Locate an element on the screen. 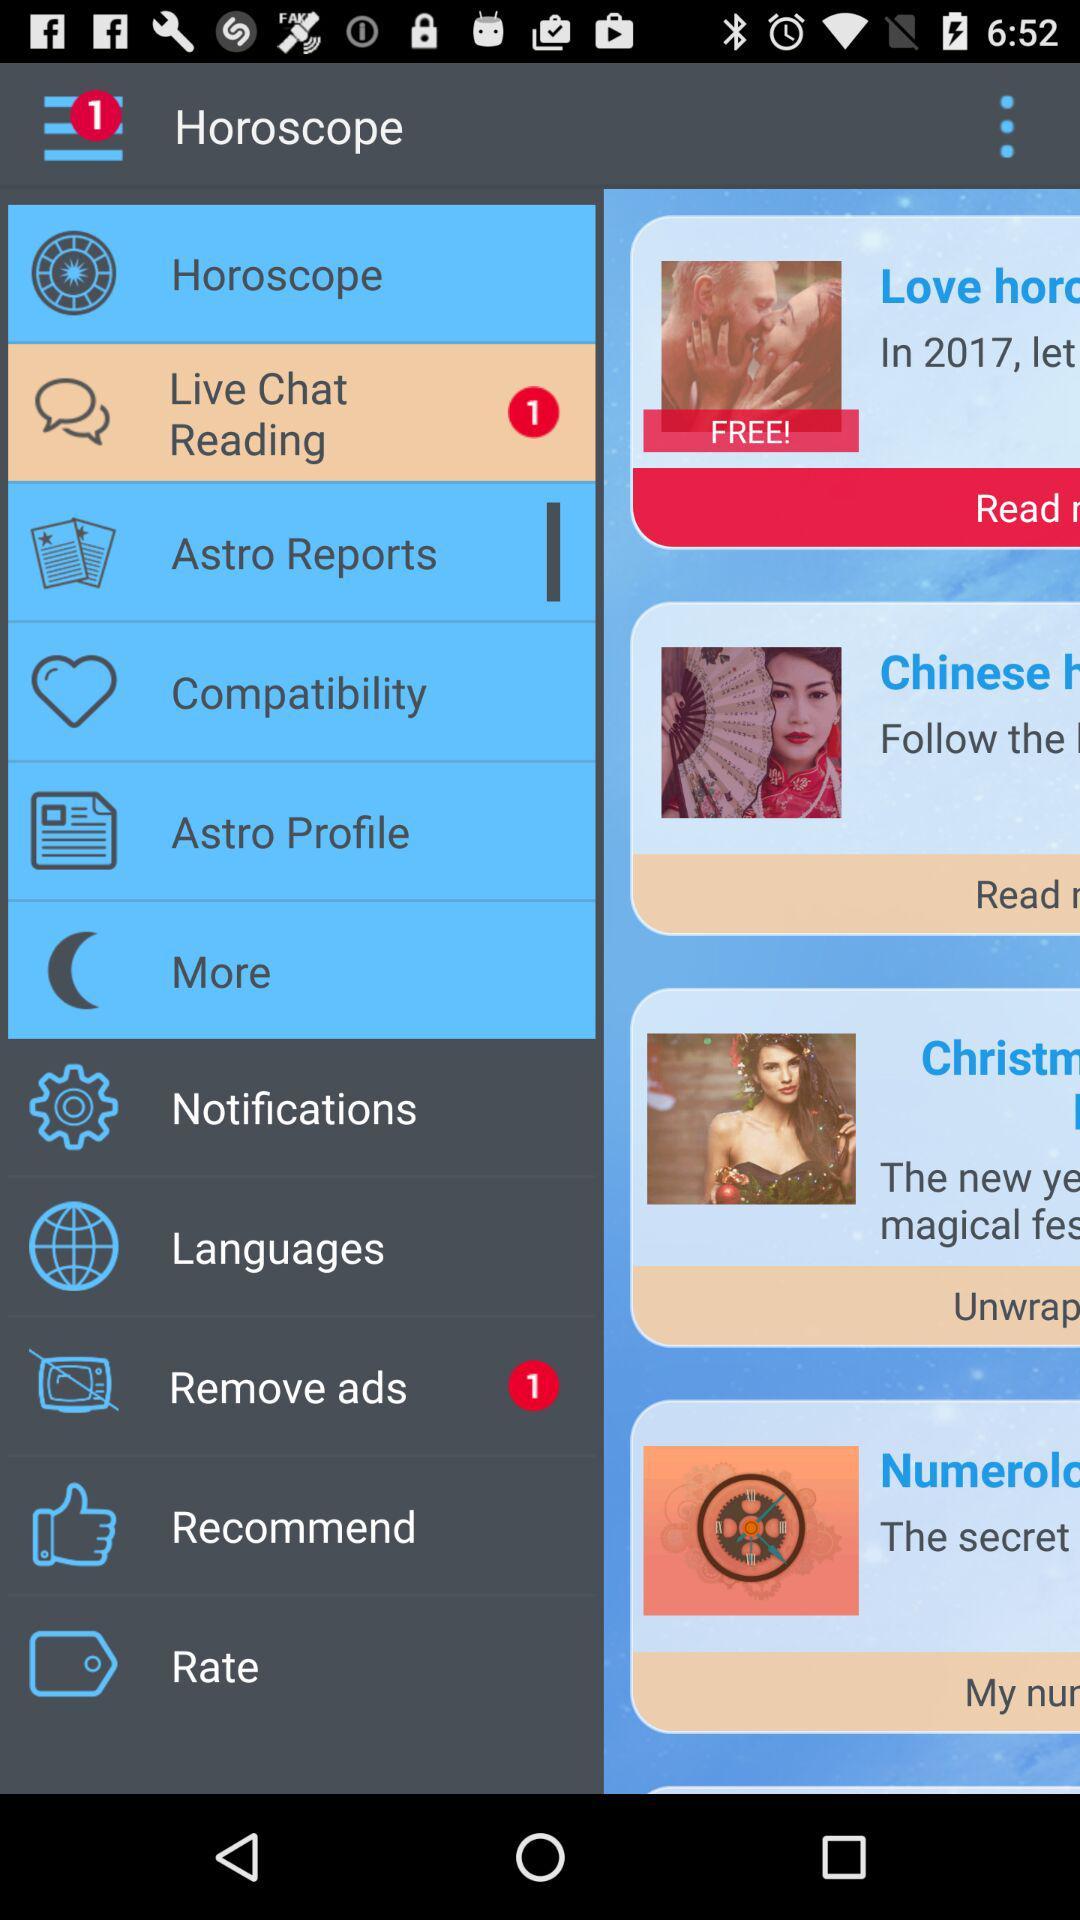  the chinese horoscope 2017 app is located at coordinates (978, 670).